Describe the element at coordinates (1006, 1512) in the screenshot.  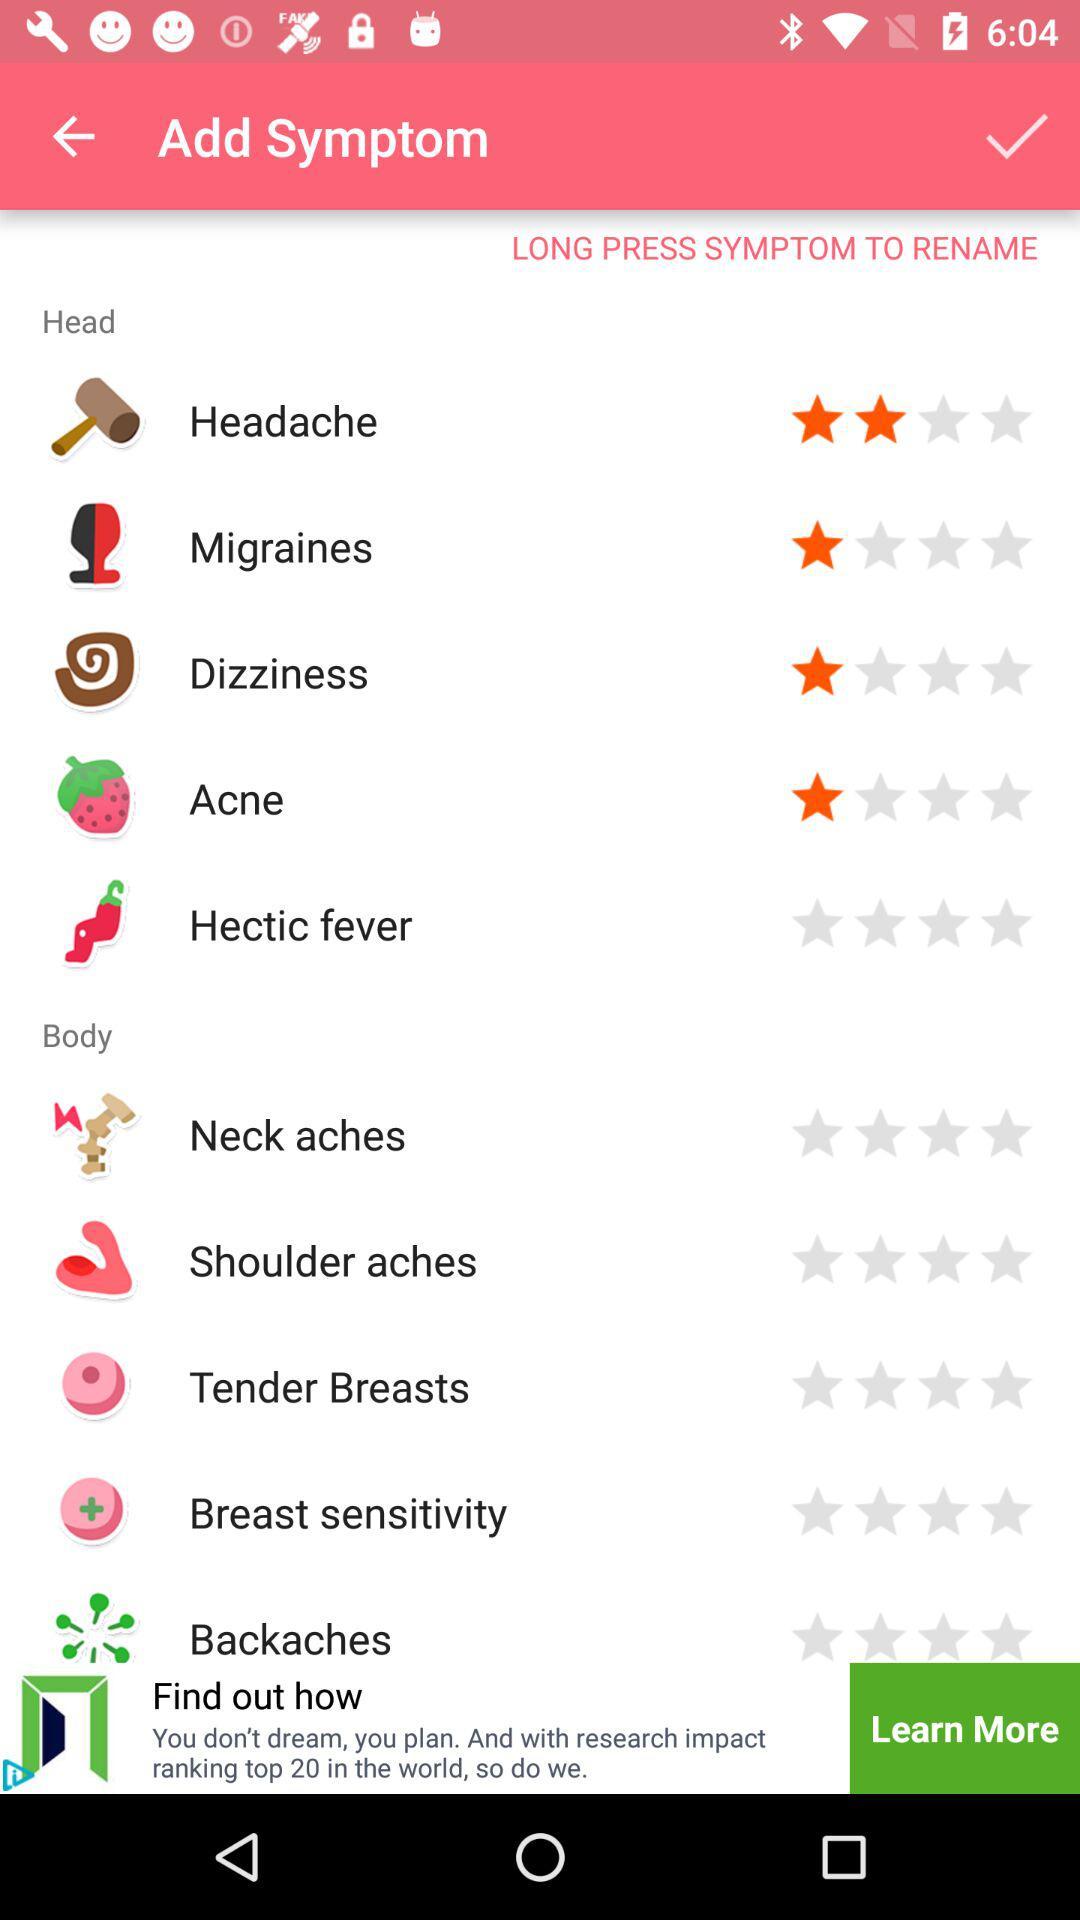
I see `rate the level of symptom` at that location.